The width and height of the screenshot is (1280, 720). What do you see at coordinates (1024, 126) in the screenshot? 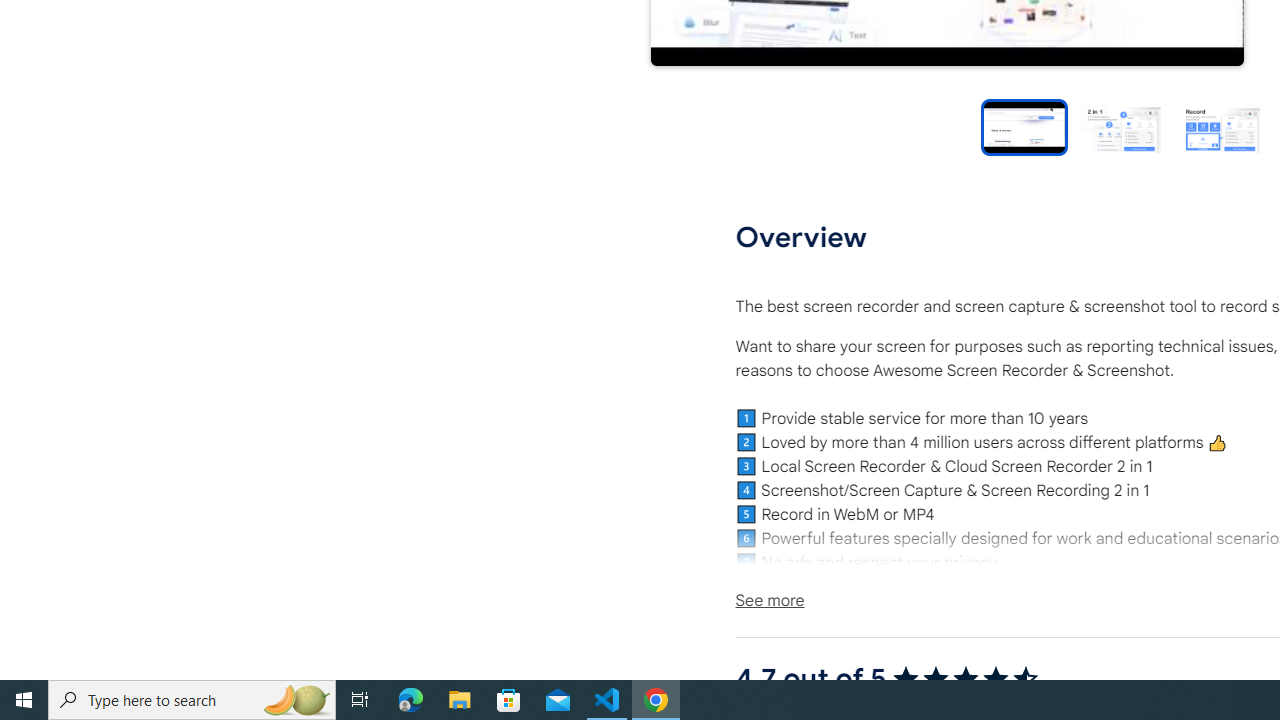
I see `'Preview slide 1'` at bounding box center [1024, 126].